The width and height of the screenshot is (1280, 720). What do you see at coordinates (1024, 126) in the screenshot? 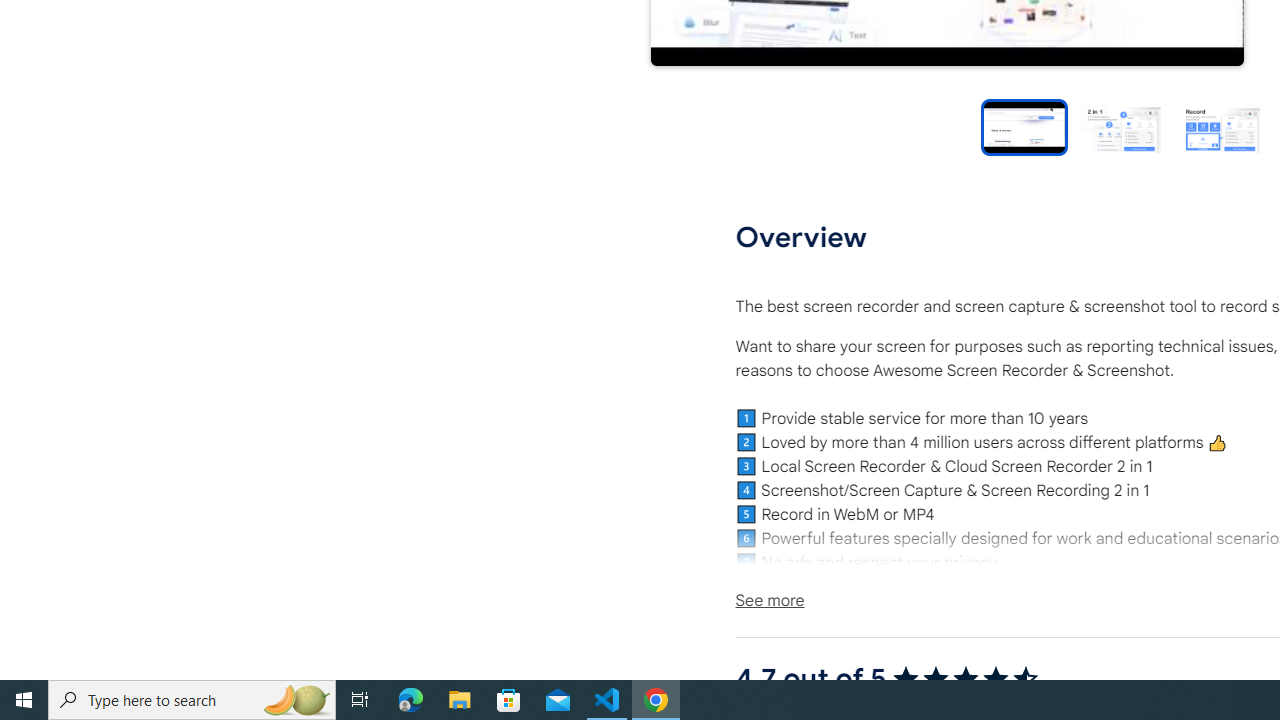
I see `'Preview slide 1'` at bounding box center [1024, 126].